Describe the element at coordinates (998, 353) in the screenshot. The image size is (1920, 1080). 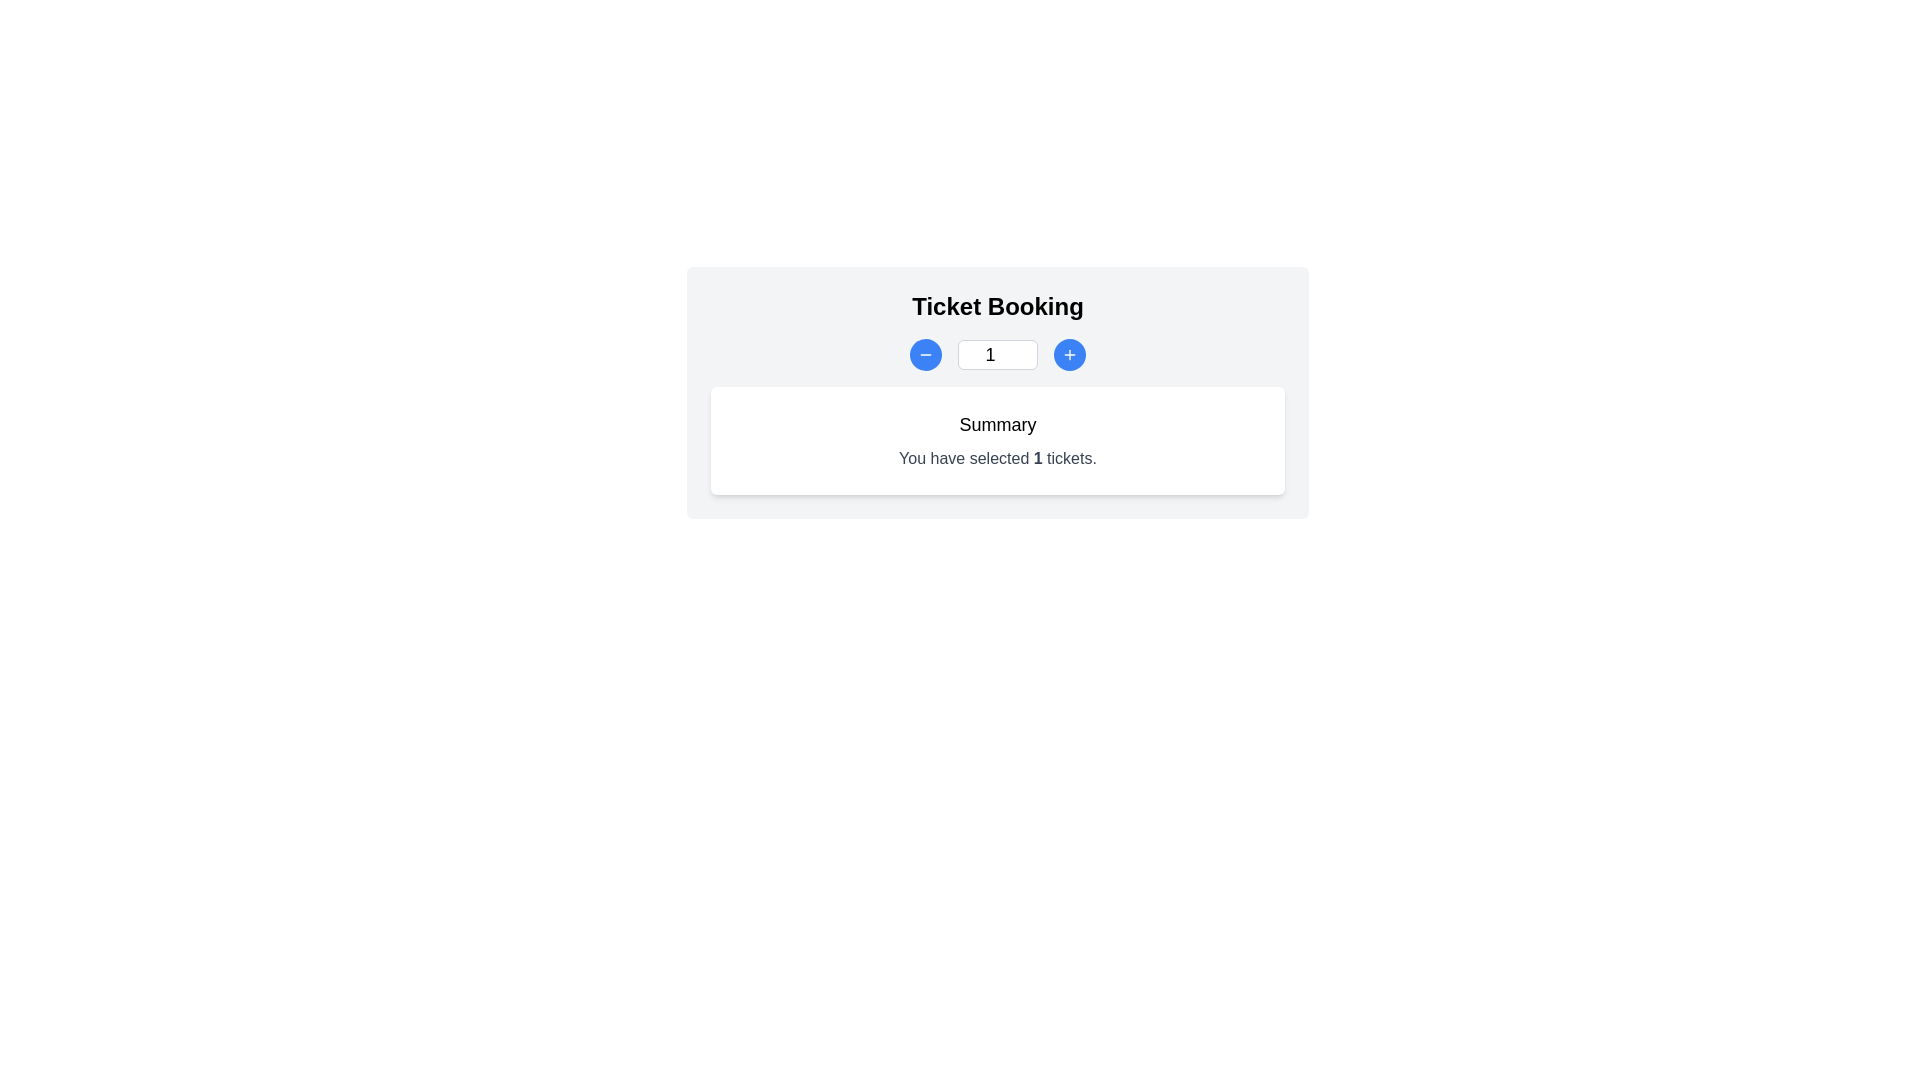
I see `the number input field that allows modification of ticket quantity, which is centrally aligned between two blue circular buttons with minus and plus icons` at that location.